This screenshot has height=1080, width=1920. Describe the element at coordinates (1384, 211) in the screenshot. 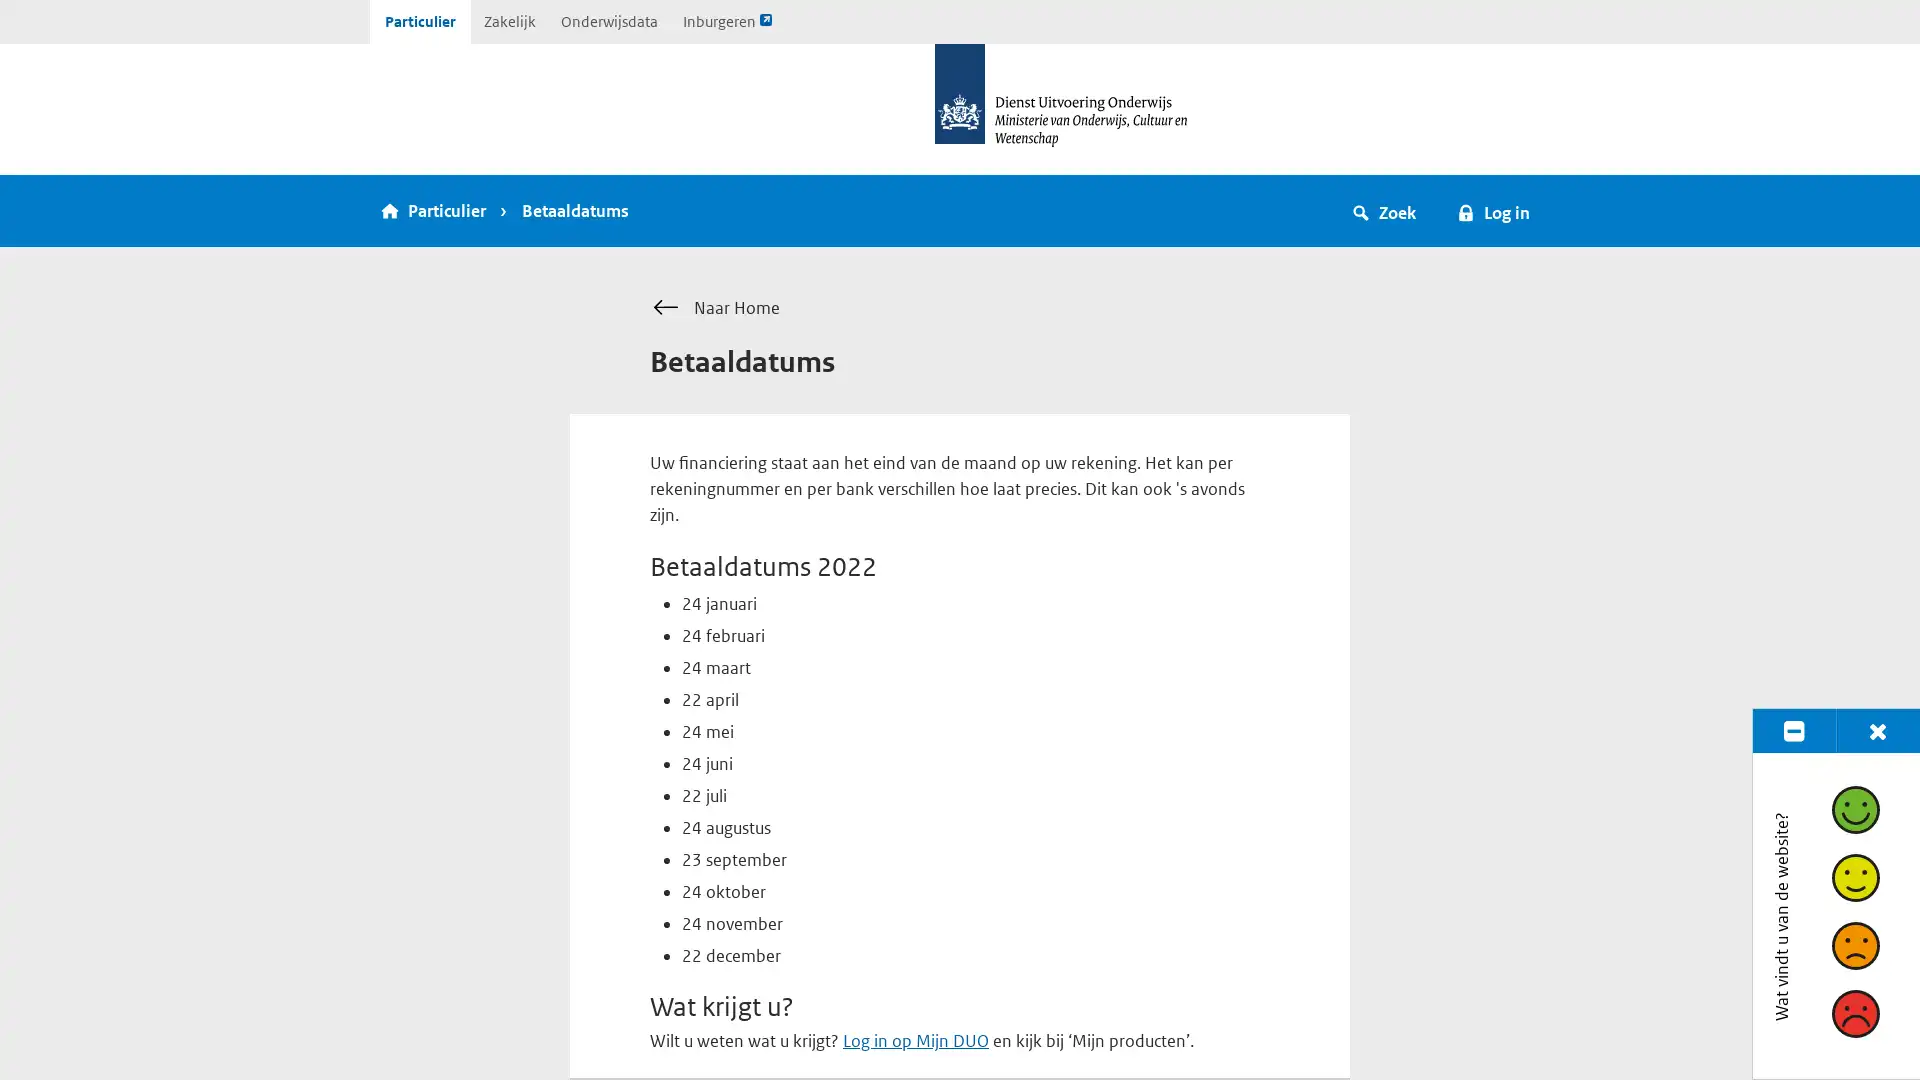

I see `Zoek` at that location.